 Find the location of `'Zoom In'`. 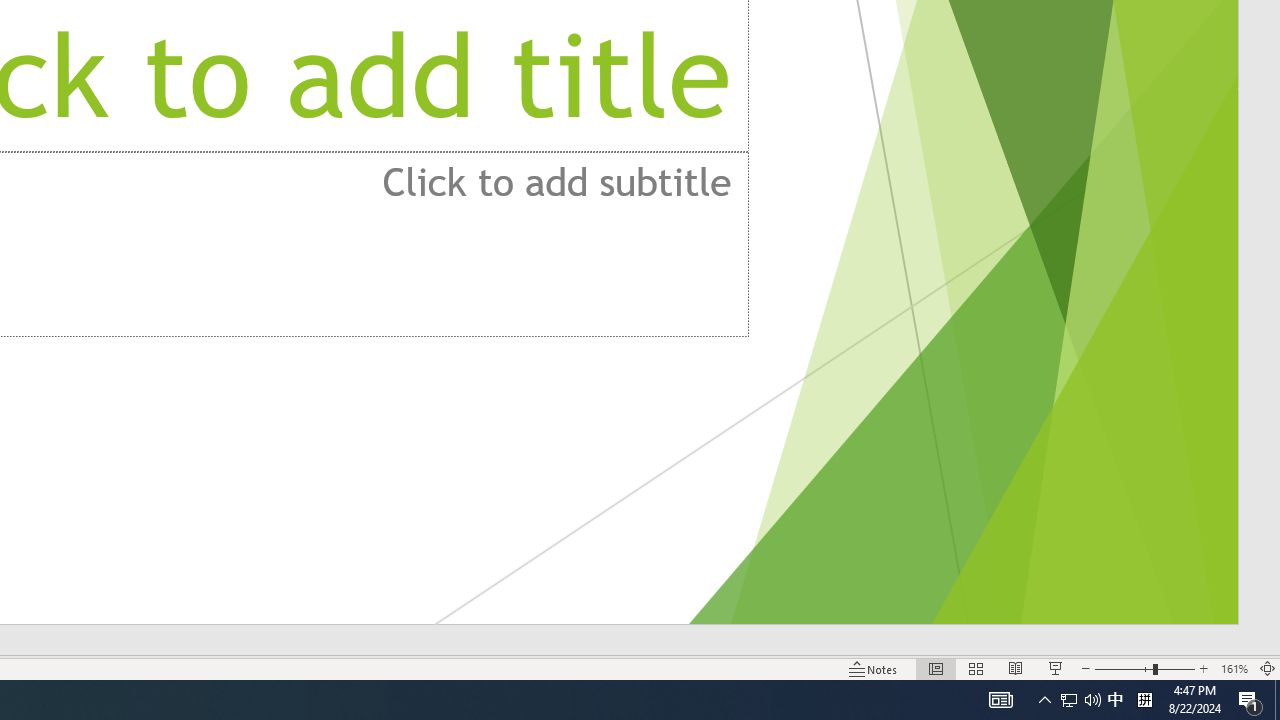

'Zoom In' is located at coordinates (1203, 669).